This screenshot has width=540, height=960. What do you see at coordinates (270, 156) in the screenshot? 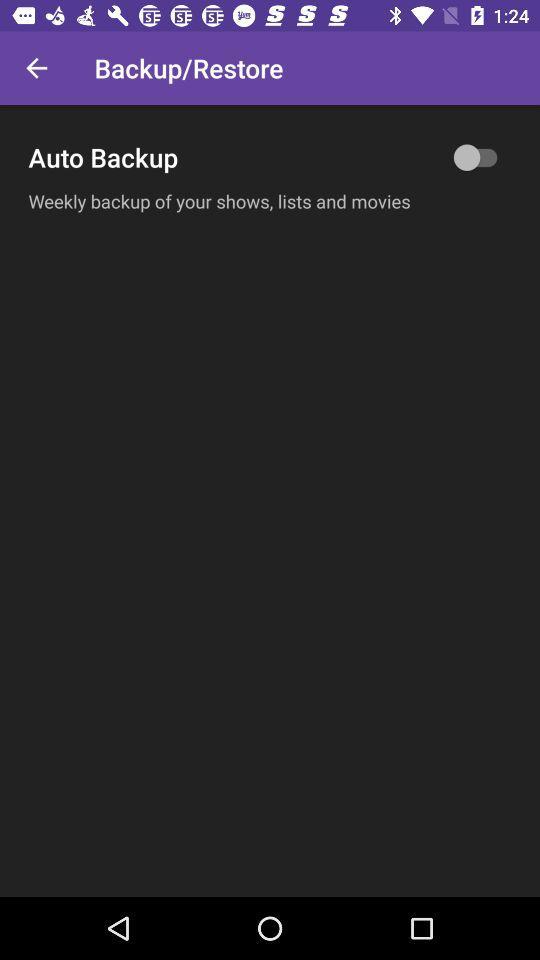
I see `auto backup item` at bounding box center [270, 156].